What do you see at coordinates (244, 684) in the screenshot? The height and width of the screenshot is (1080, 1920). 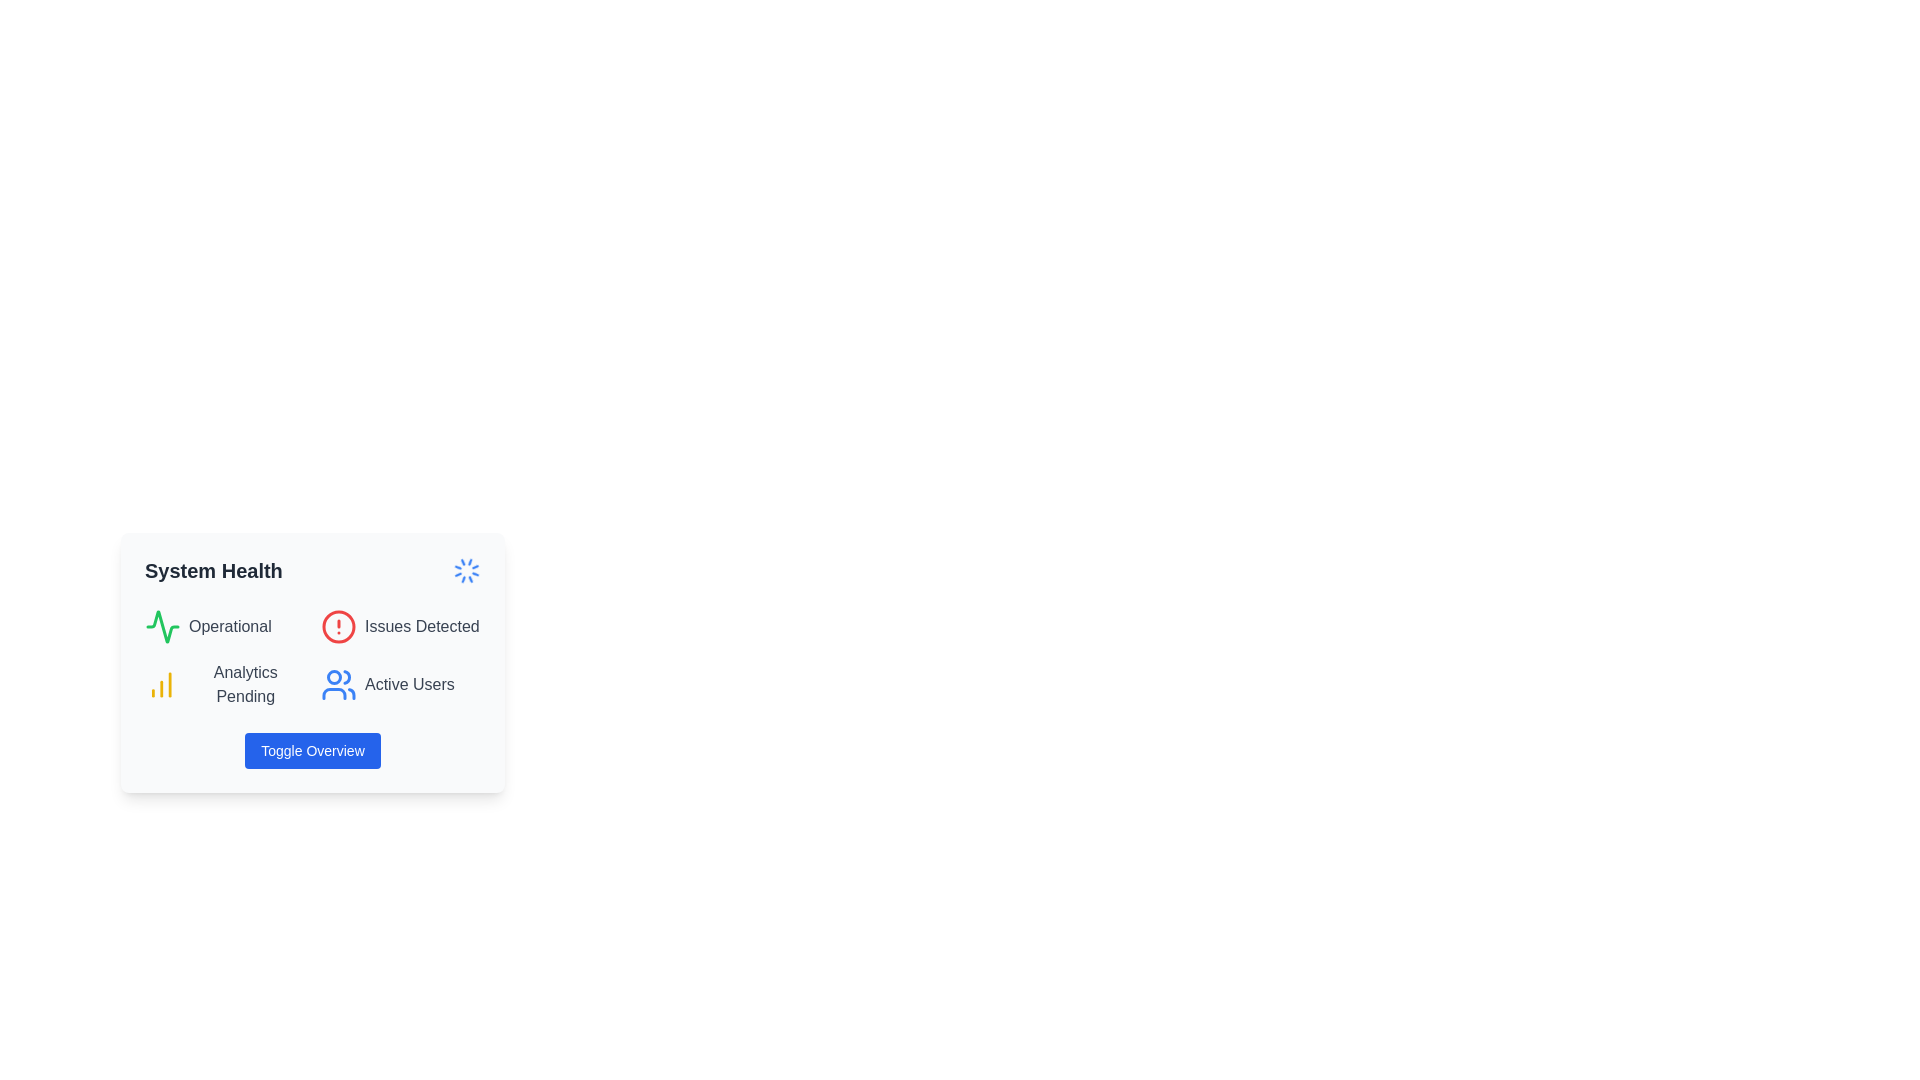 I see `the static text label indicating the status of analytics processing, which shows that it is currently pending, located in the bottom left of the 'System Health' card, just below the 'Operational' status` at bounding box center [244, 684].